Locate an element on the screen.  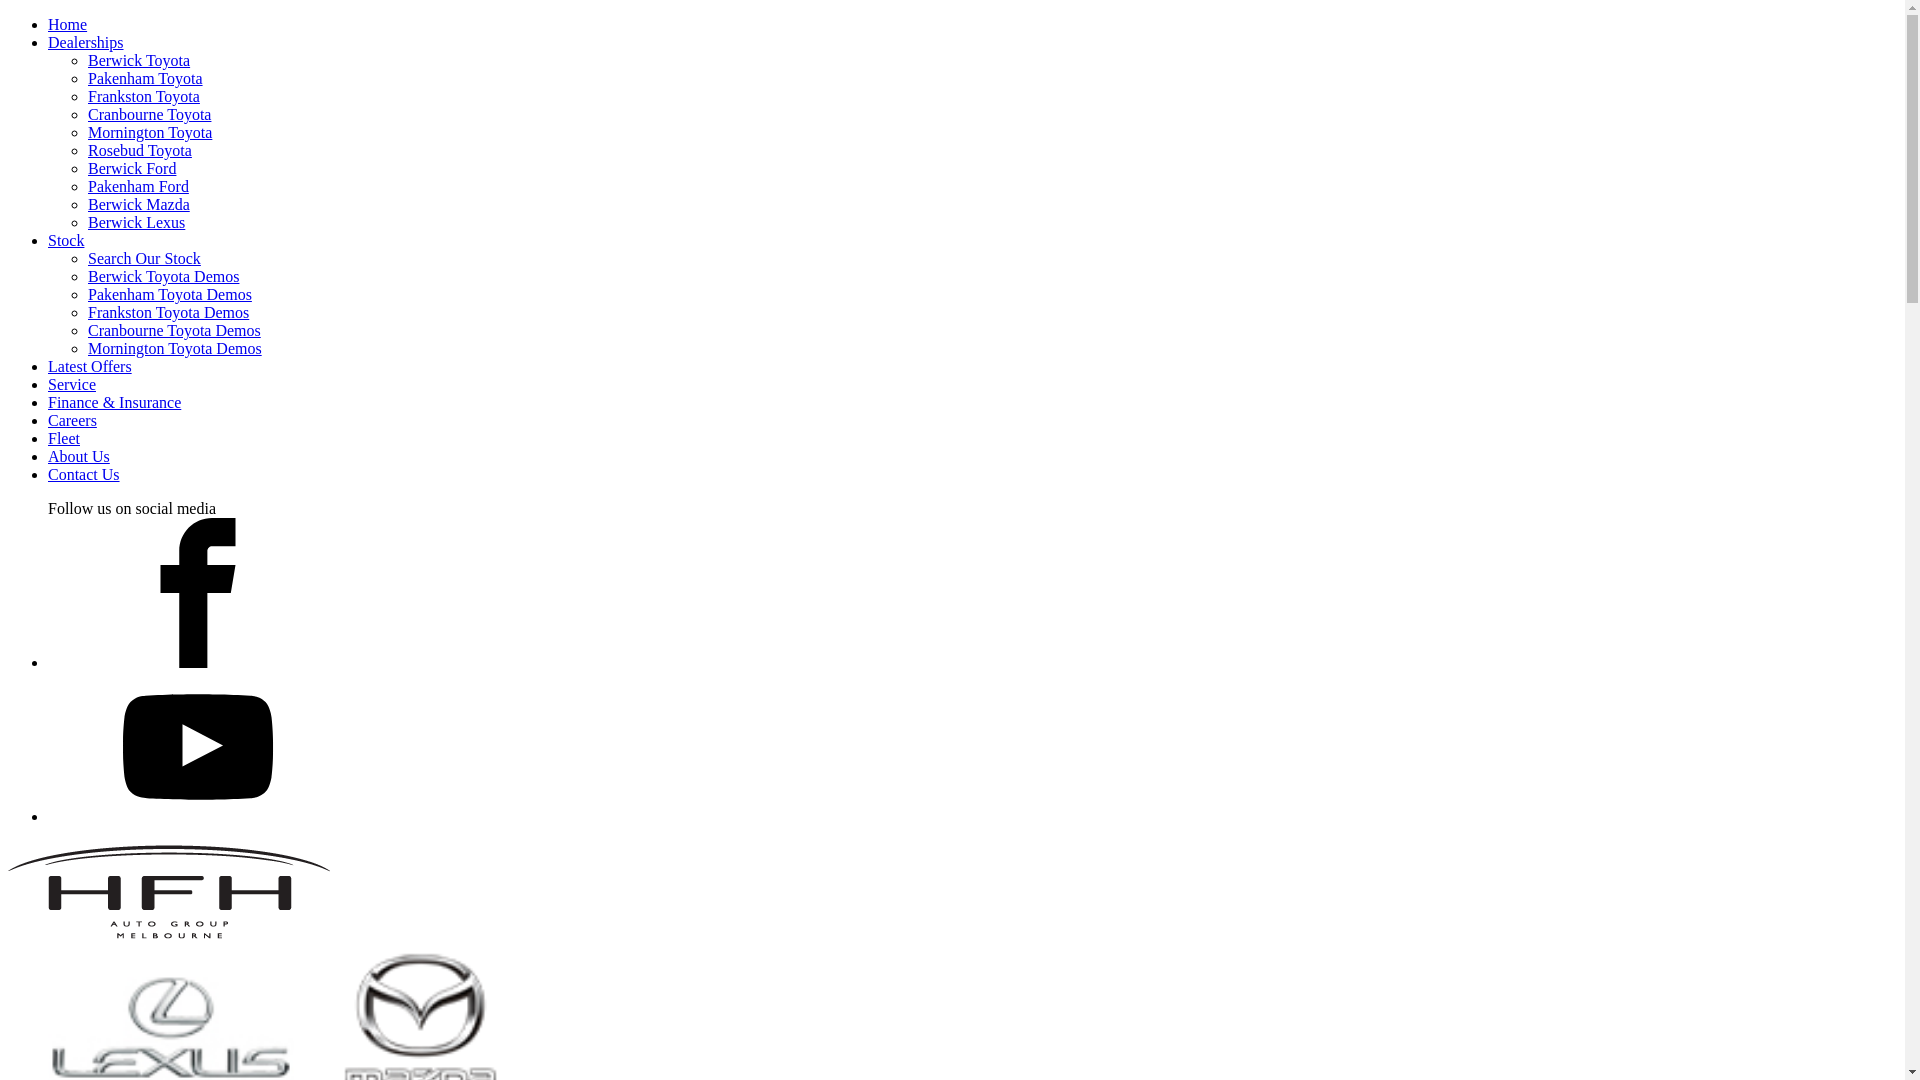
'Fleet' is located at coordinates (63, 437).